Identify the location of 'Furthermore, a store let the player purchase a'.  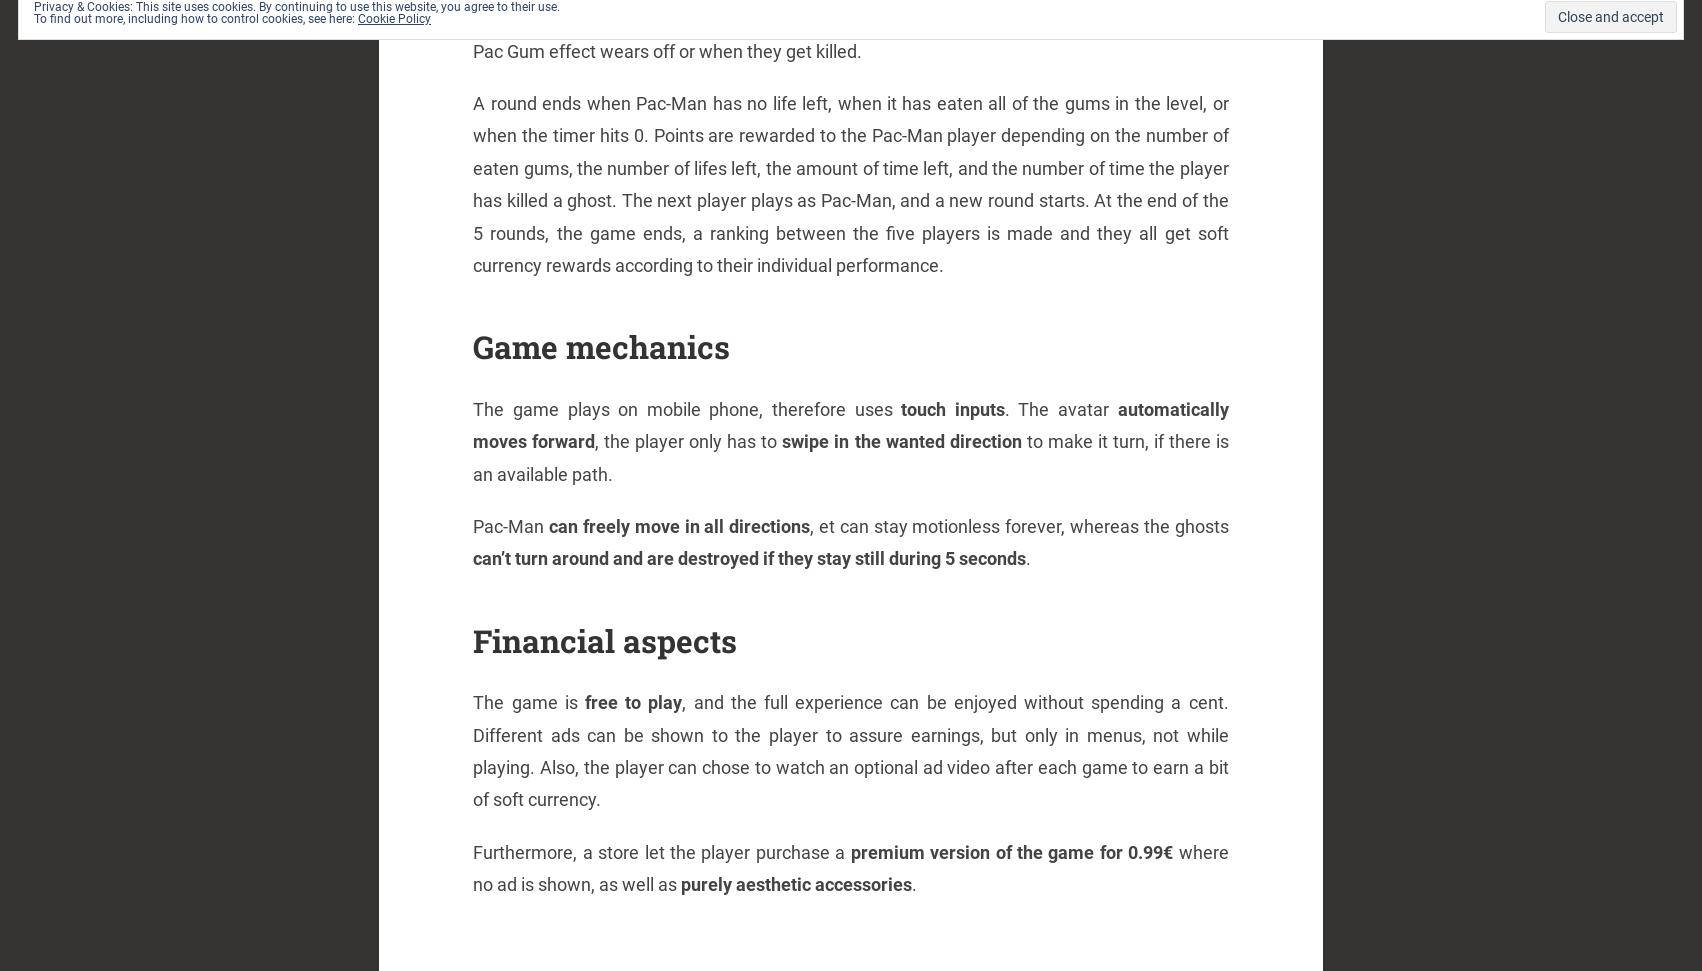
(661, 850).